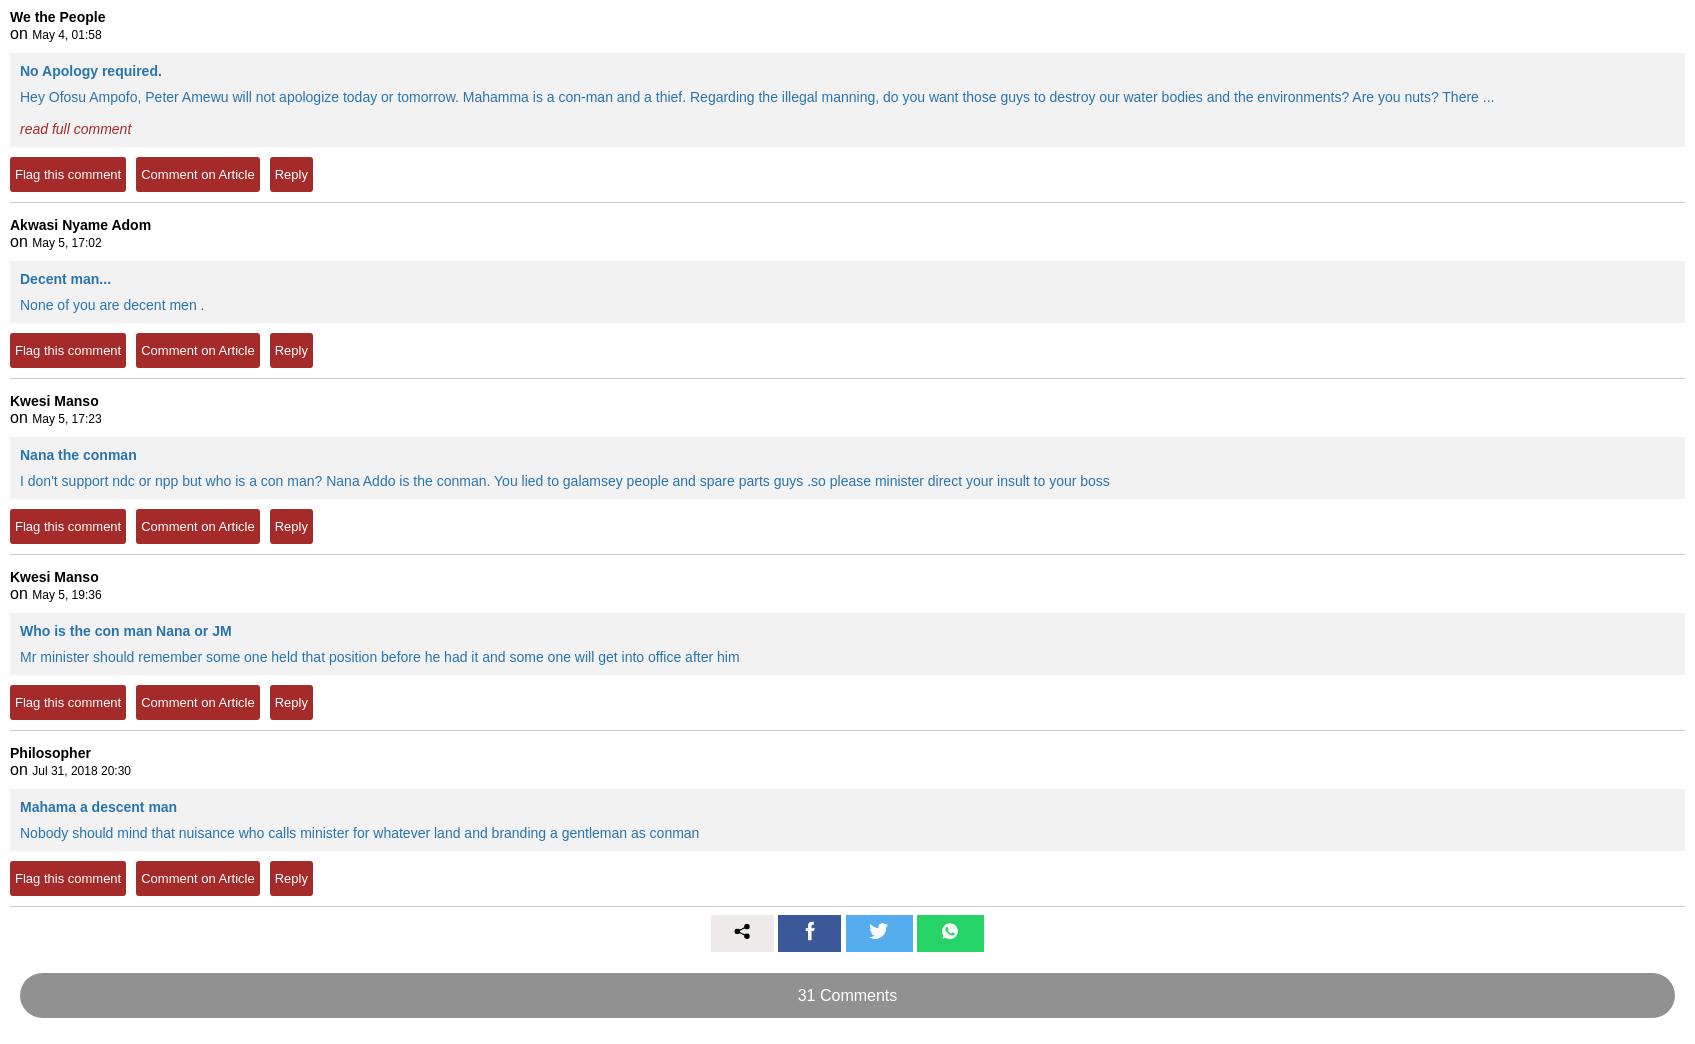 The image size is (1695, 1044). I want to click on 'Mr minister should remember some one held that position before he had it and some one will get into office after him', so click(378, 655).